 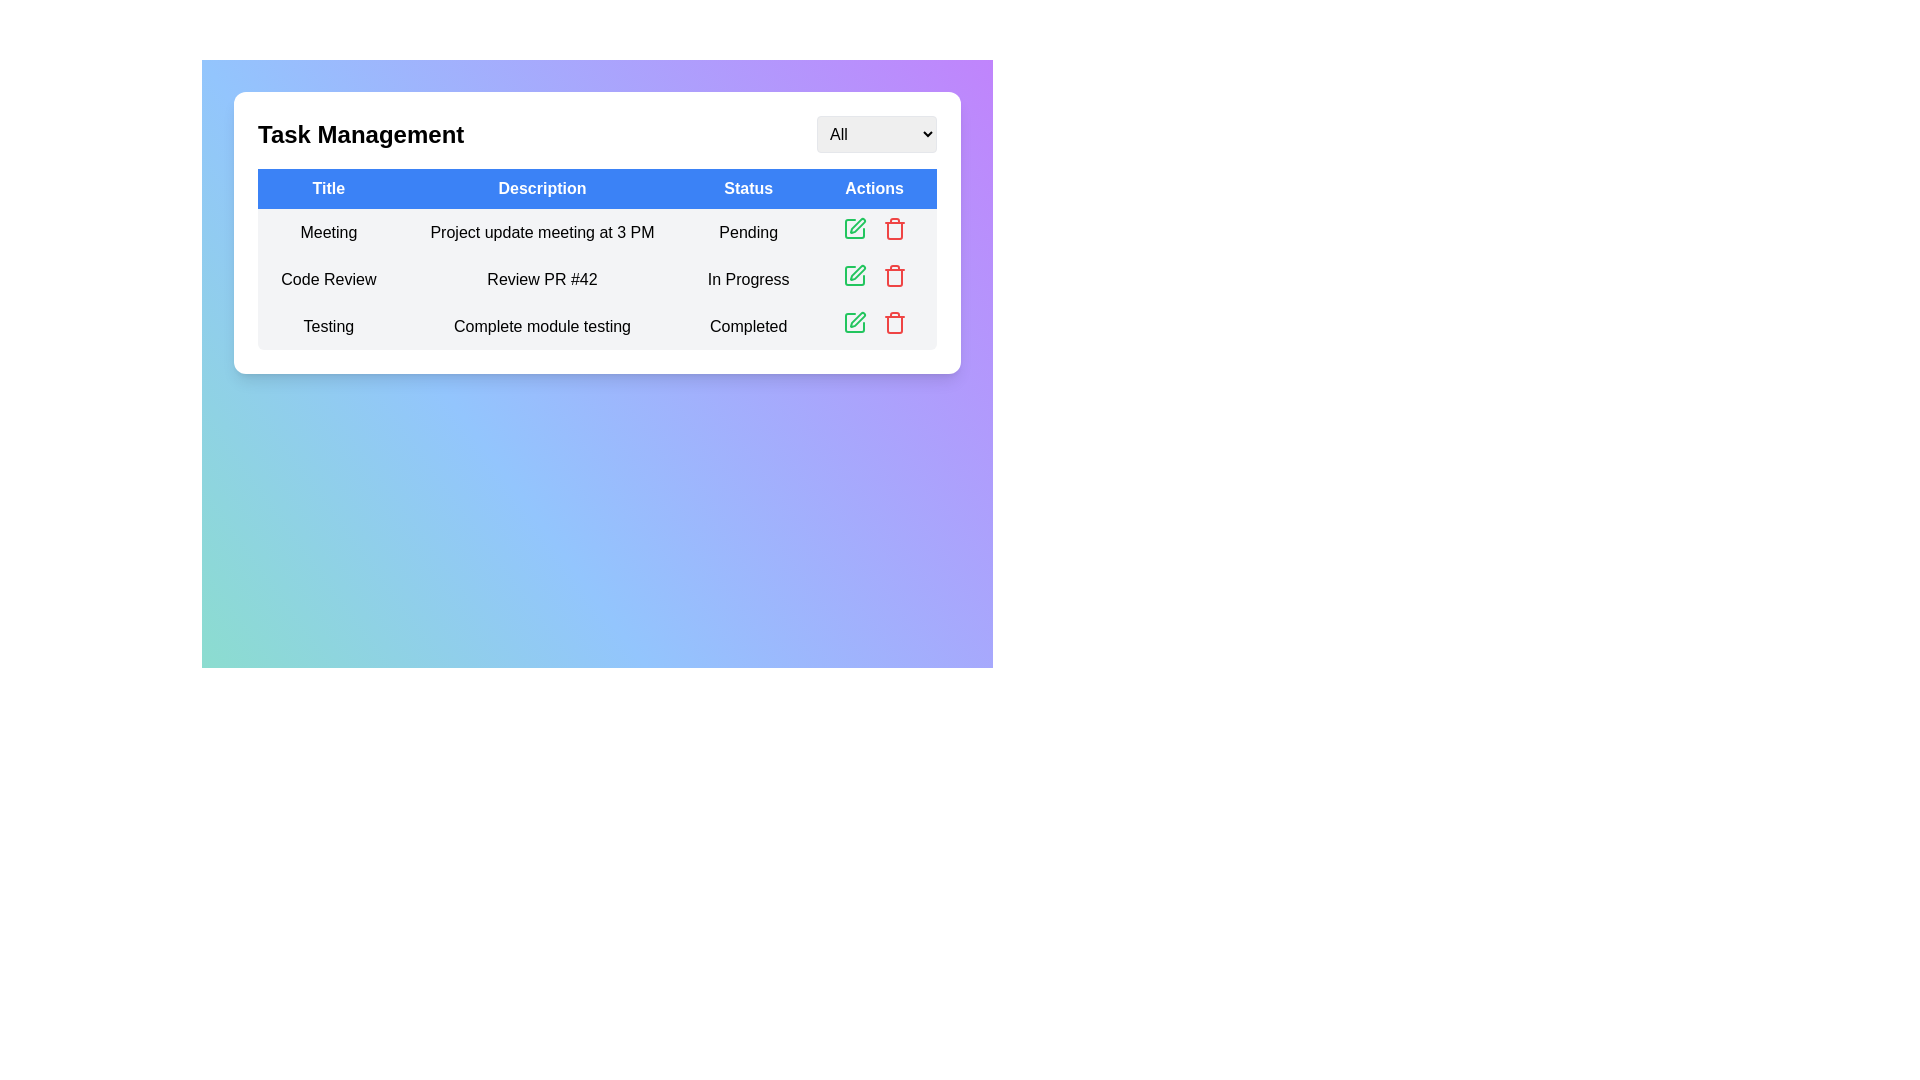 I want to click on the Static Text Label displaying 'In Progress' located in the third column of the second row under the 'Status' header, so click(x=747, y=279).